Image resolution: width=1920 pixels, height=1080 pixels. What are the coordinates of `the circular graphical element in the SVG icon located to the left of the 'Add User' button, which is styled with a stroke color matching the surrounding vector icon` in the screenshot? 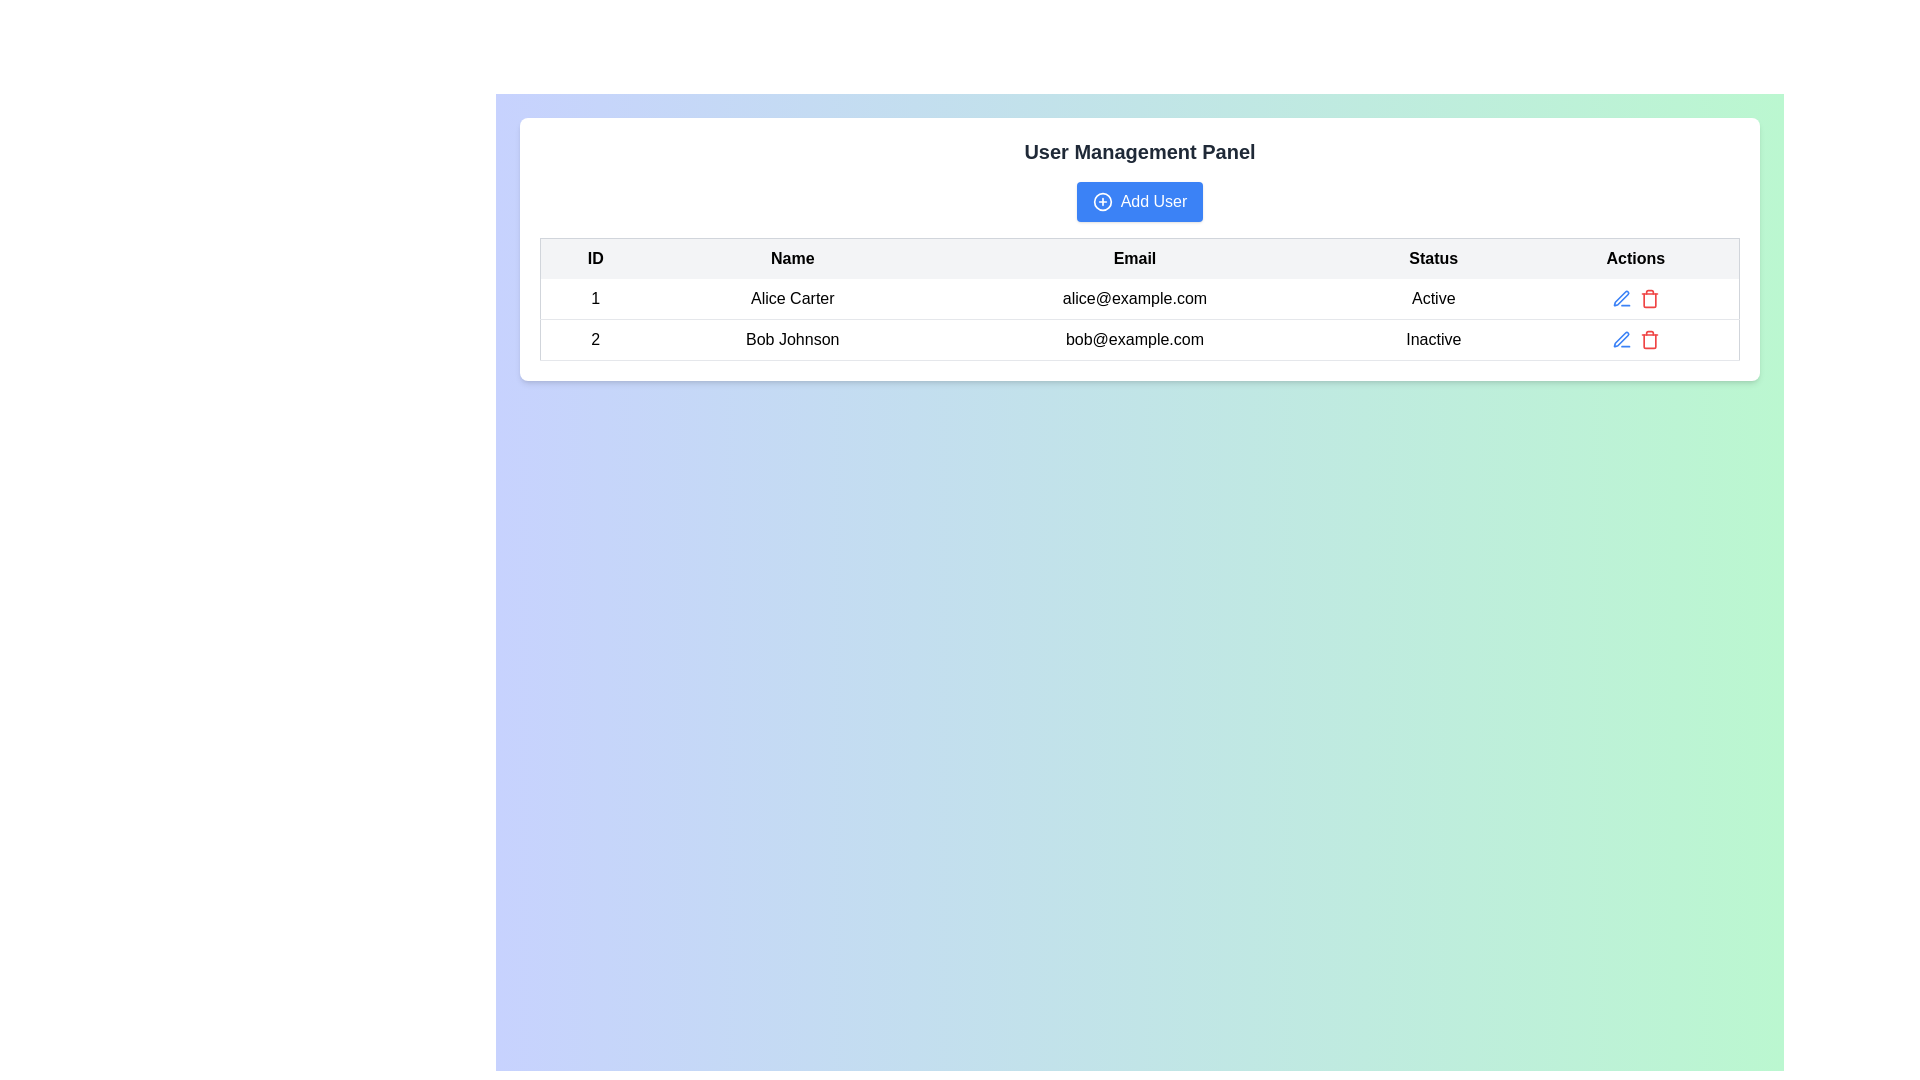 It's located at (1101, 201).